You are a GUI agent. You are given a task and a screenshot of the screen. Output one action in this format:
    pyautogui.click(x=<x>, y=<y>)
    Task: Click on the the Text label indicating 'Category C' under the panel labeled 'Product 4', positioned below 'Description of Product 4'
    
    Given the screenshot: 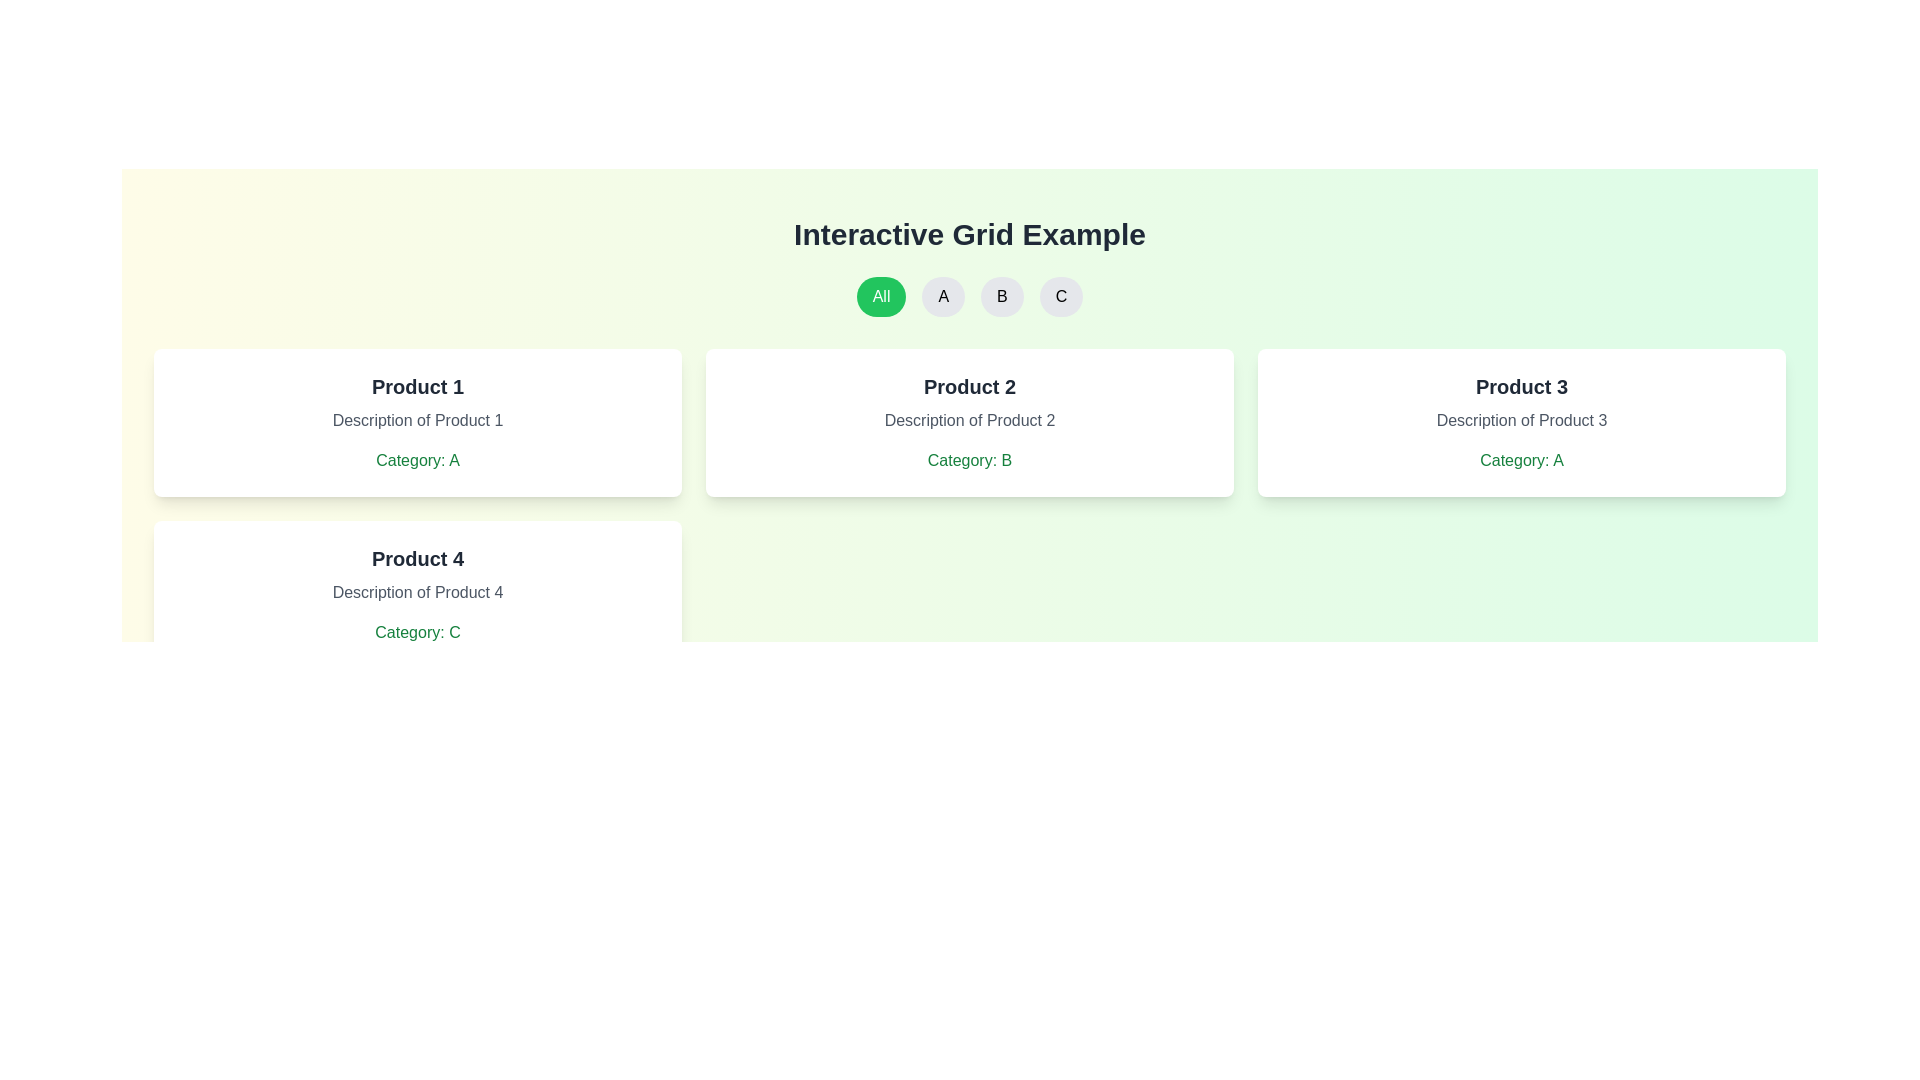 What is the action you would take?
    pyautogui.click(x=416, y=632)
    